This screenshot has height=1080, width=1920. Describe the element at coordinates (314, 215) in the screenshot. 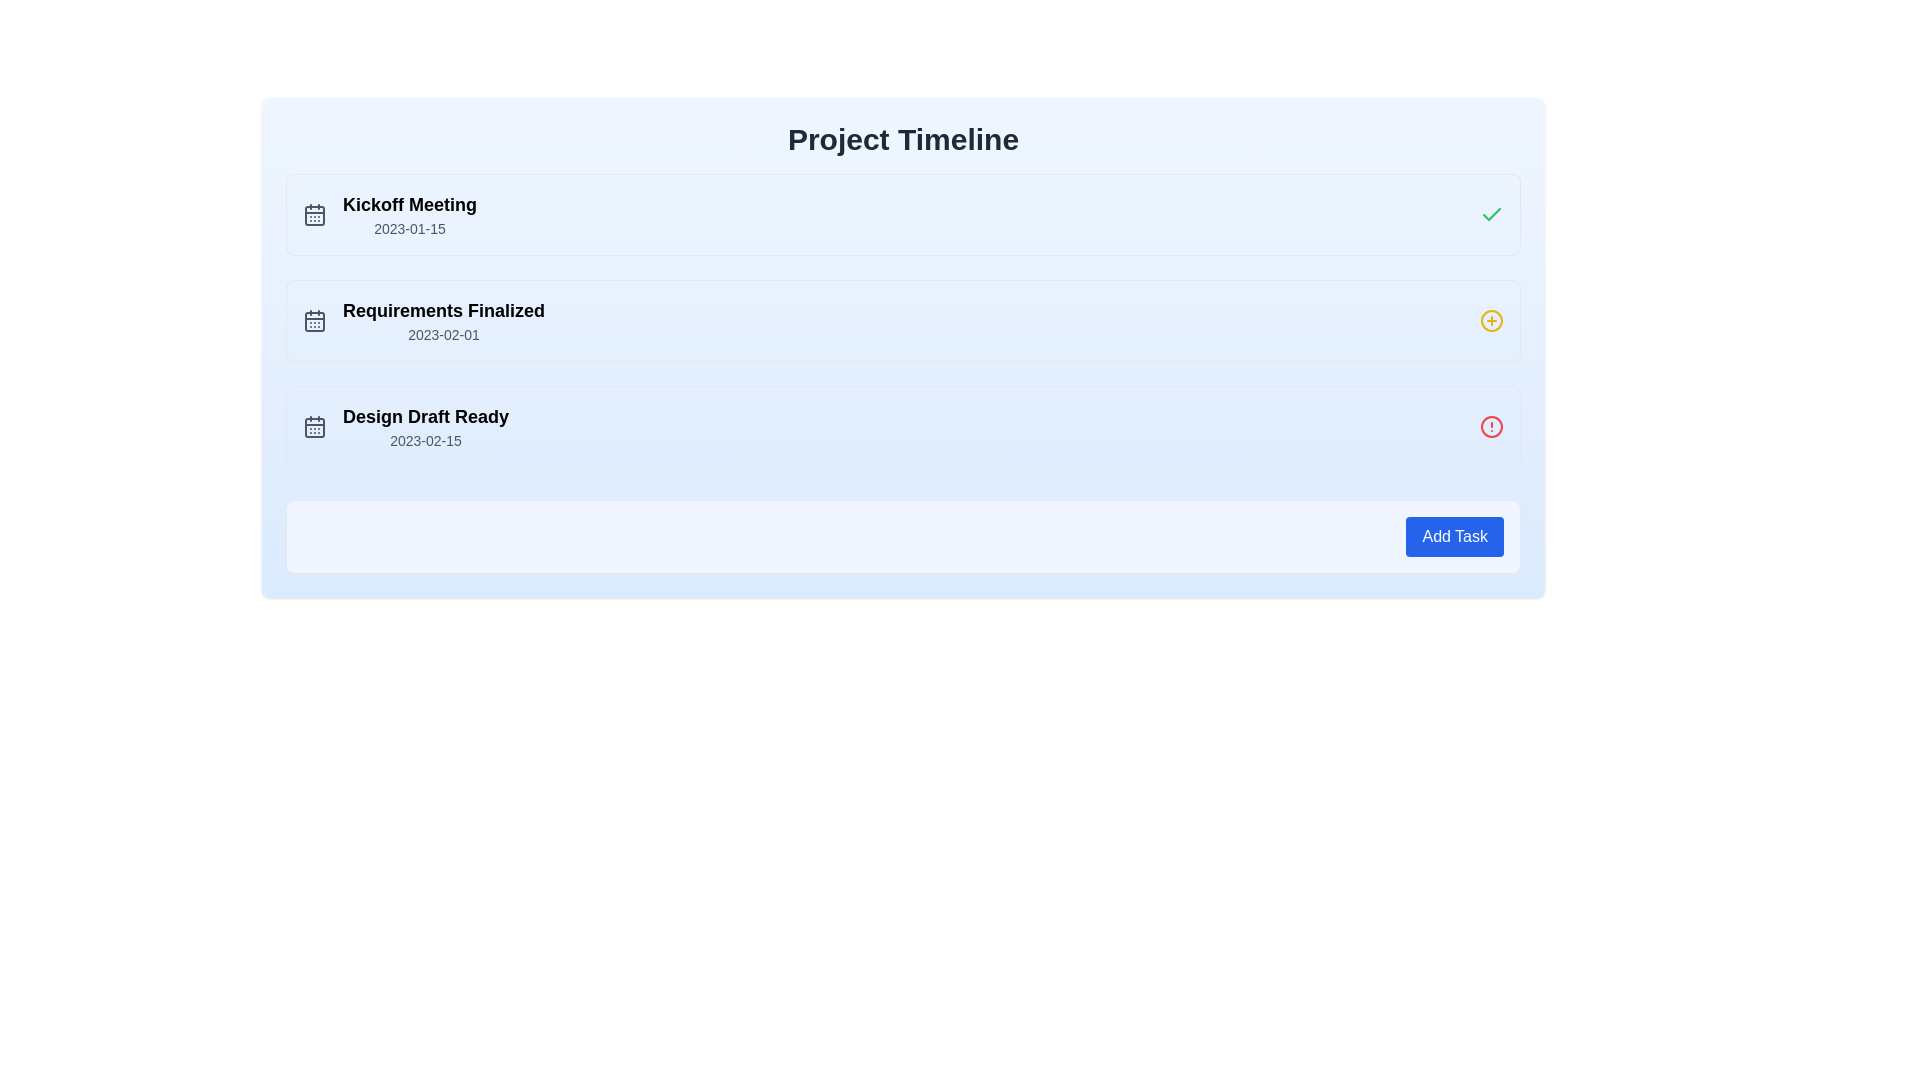

I see `the calendar icon located to the left of the title text in the 'Kickoff Meeting' task entry in the 'Project Timeline' section` at that location.